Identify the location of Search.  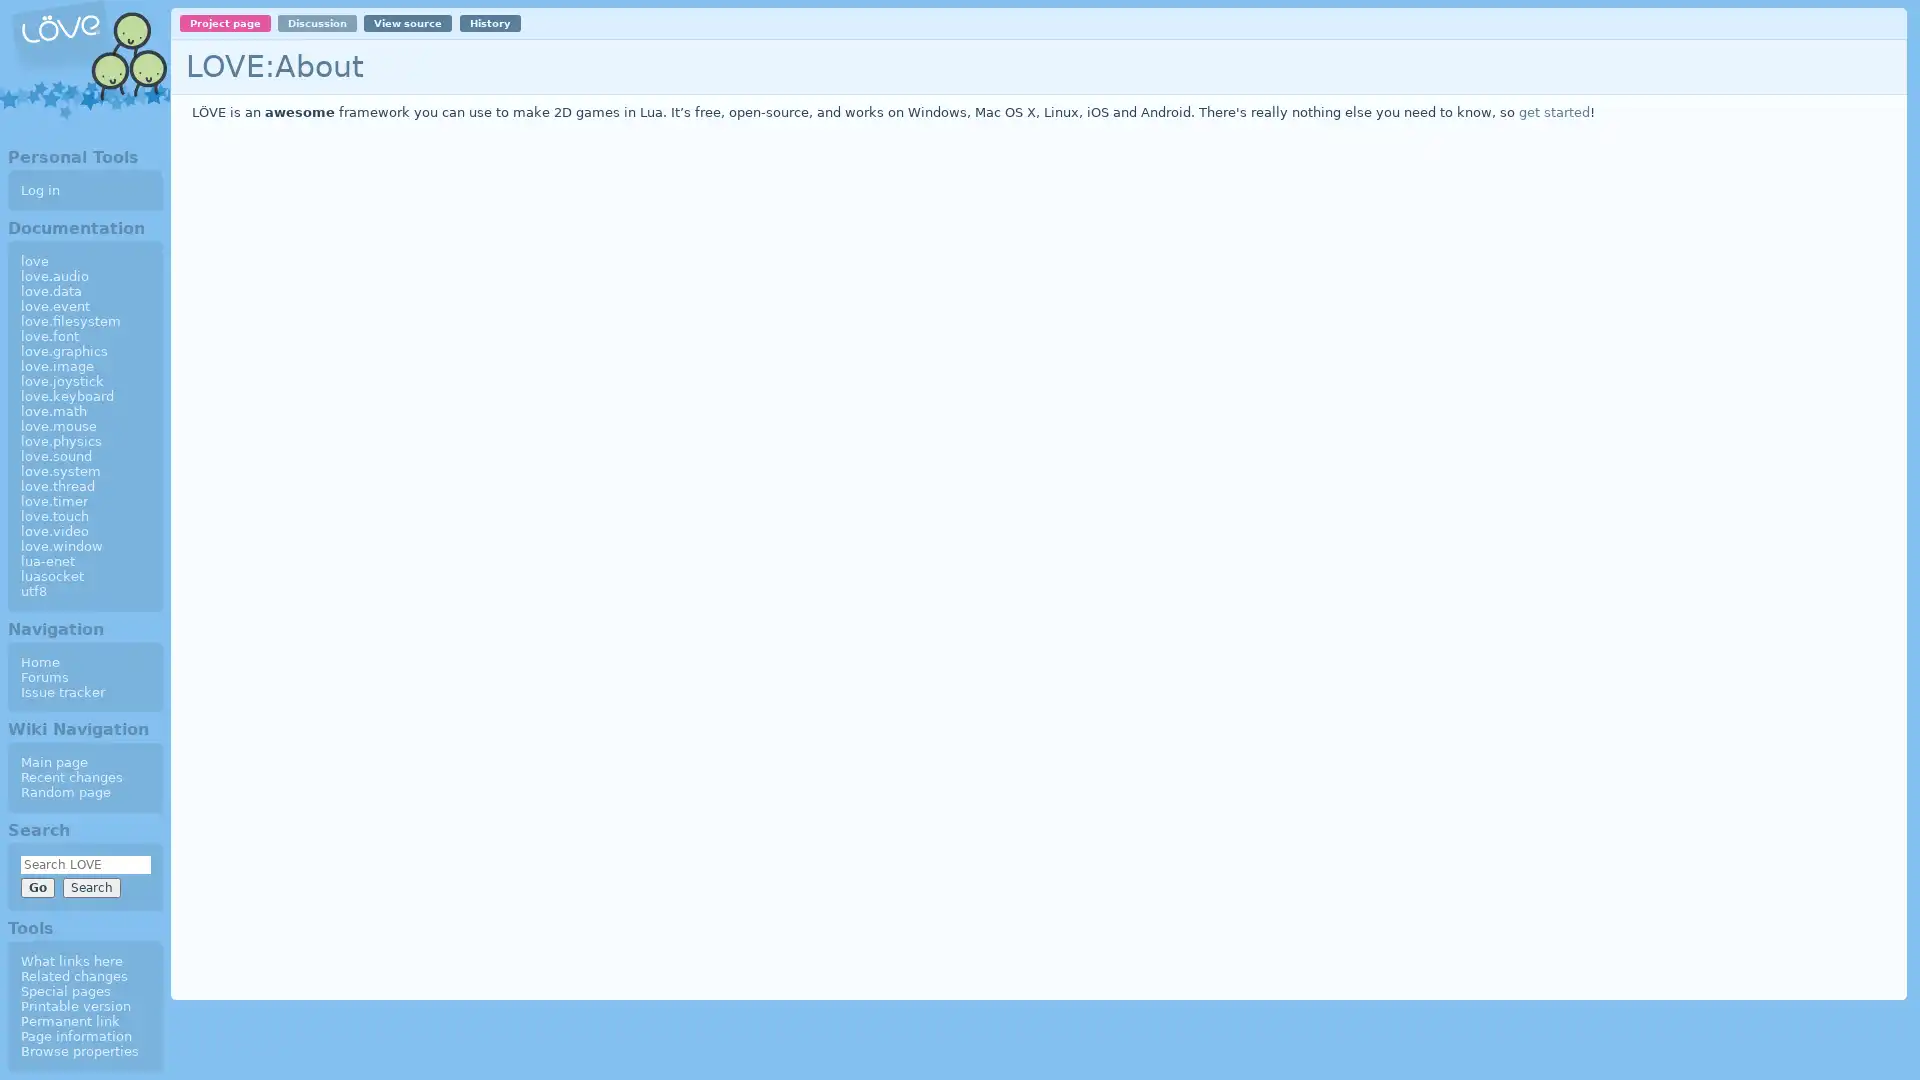
(90, 886).